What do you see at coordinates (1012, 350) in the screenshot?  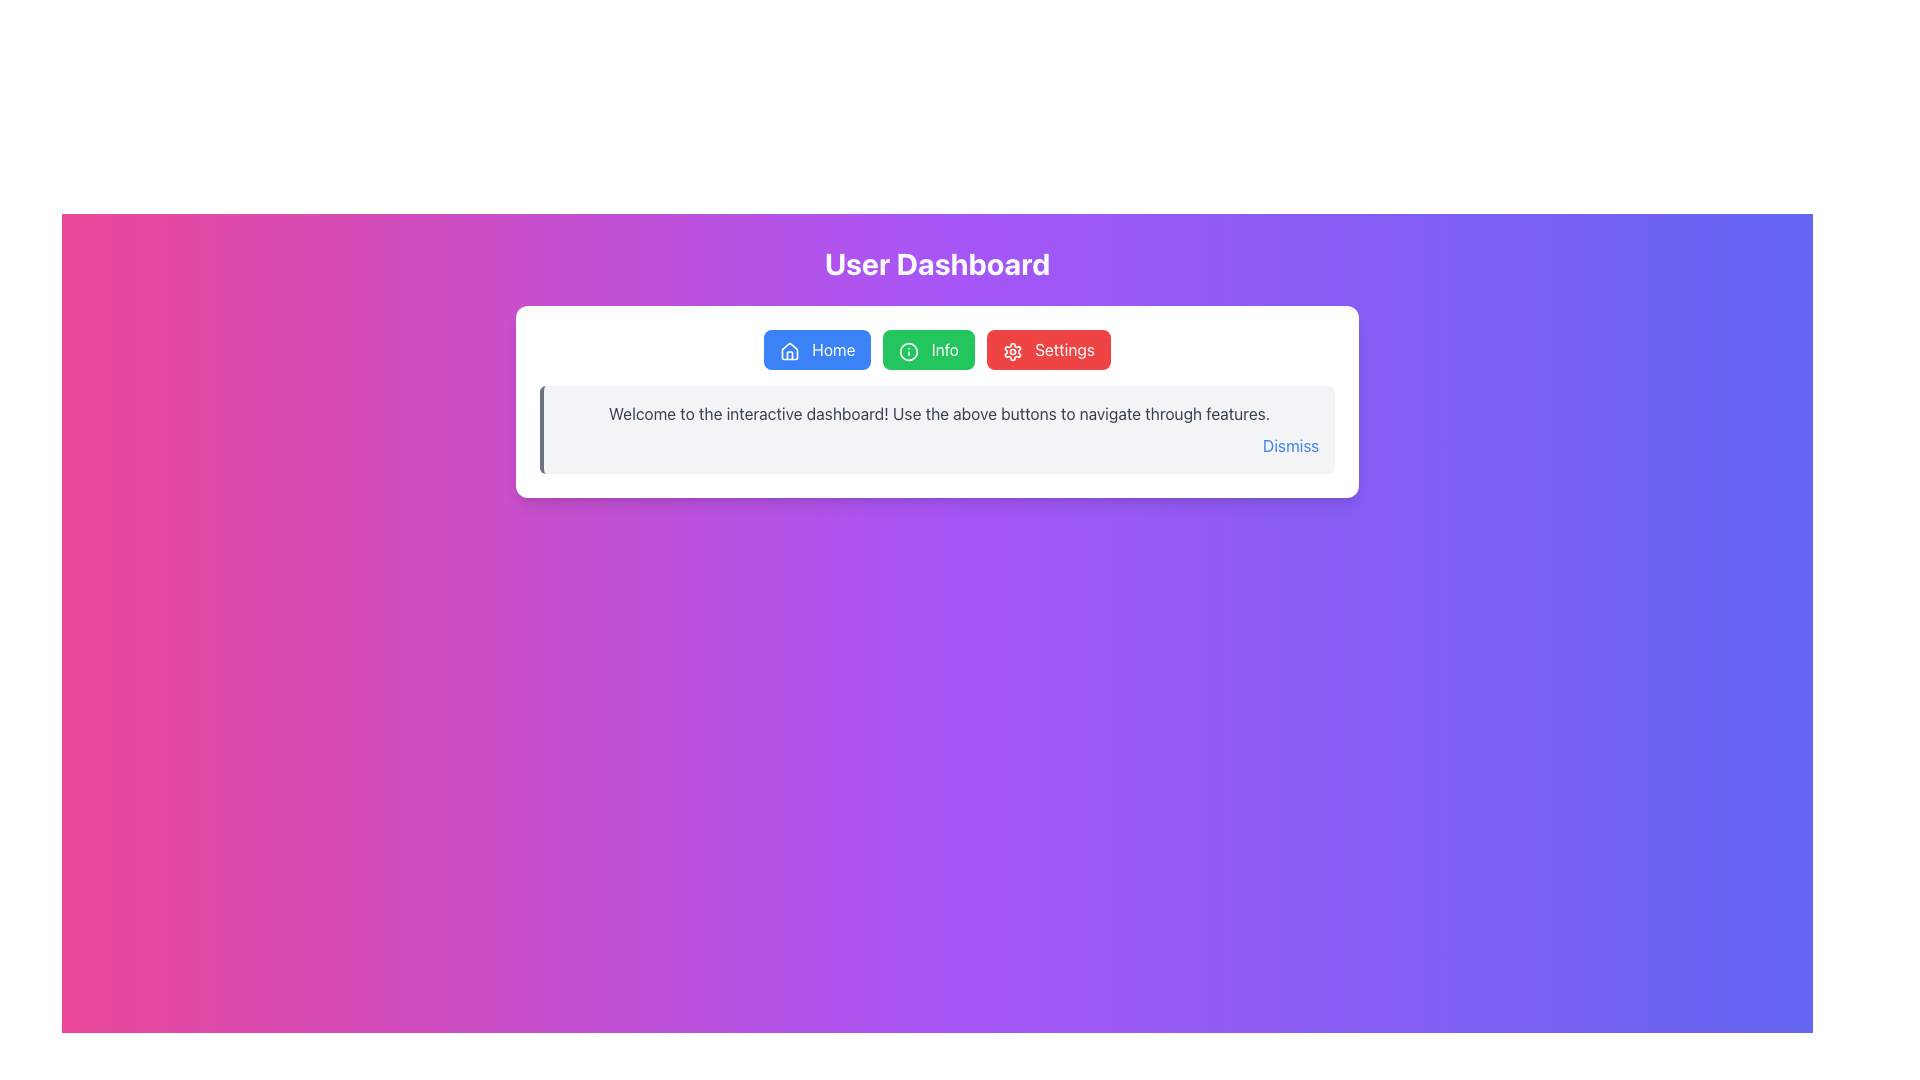 I see `the red 'Settings' button that contains the gear-shaped icon` at bounding box center [1012, 350].